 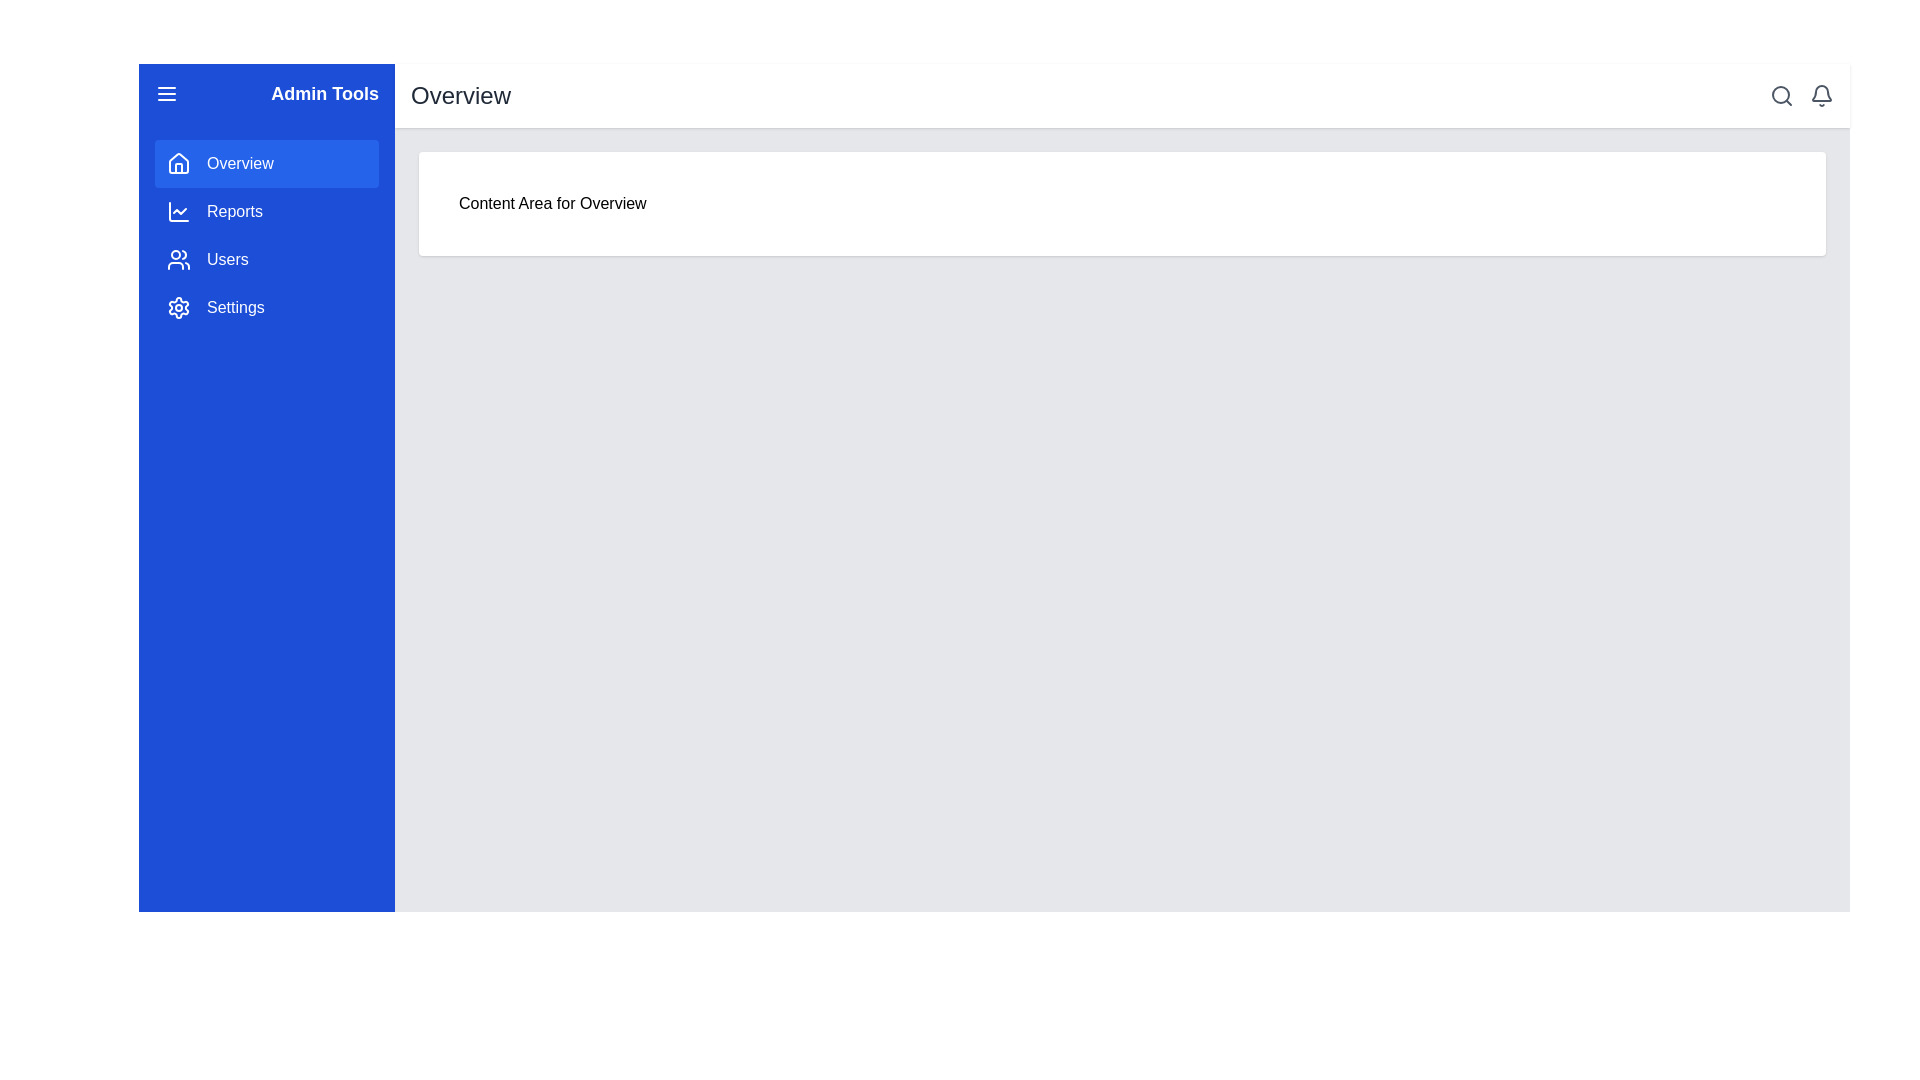 I want to click on the bell icon located in the top right corner of the header bar, so click(x=1801, y=96).